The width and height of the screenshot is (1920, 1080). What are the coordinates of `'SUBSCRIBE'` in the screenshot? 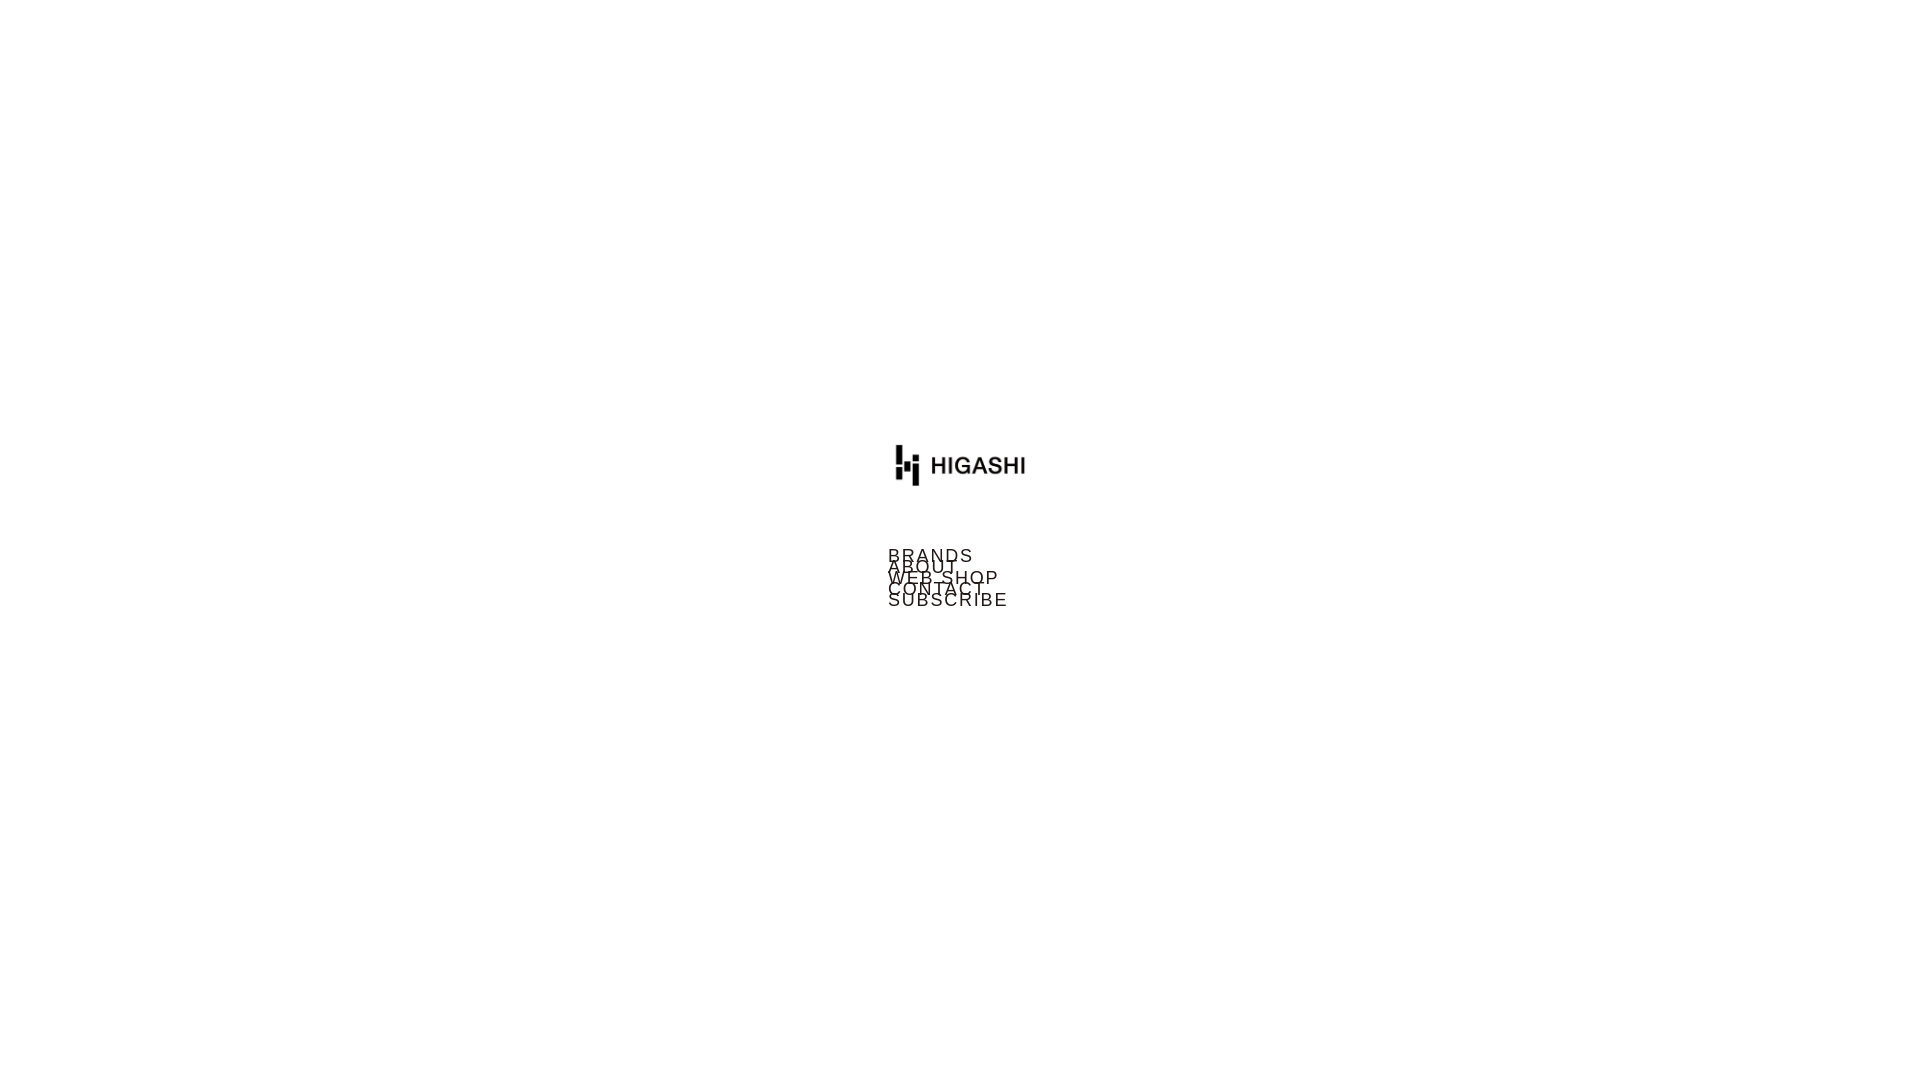 It's located at (960, 599).